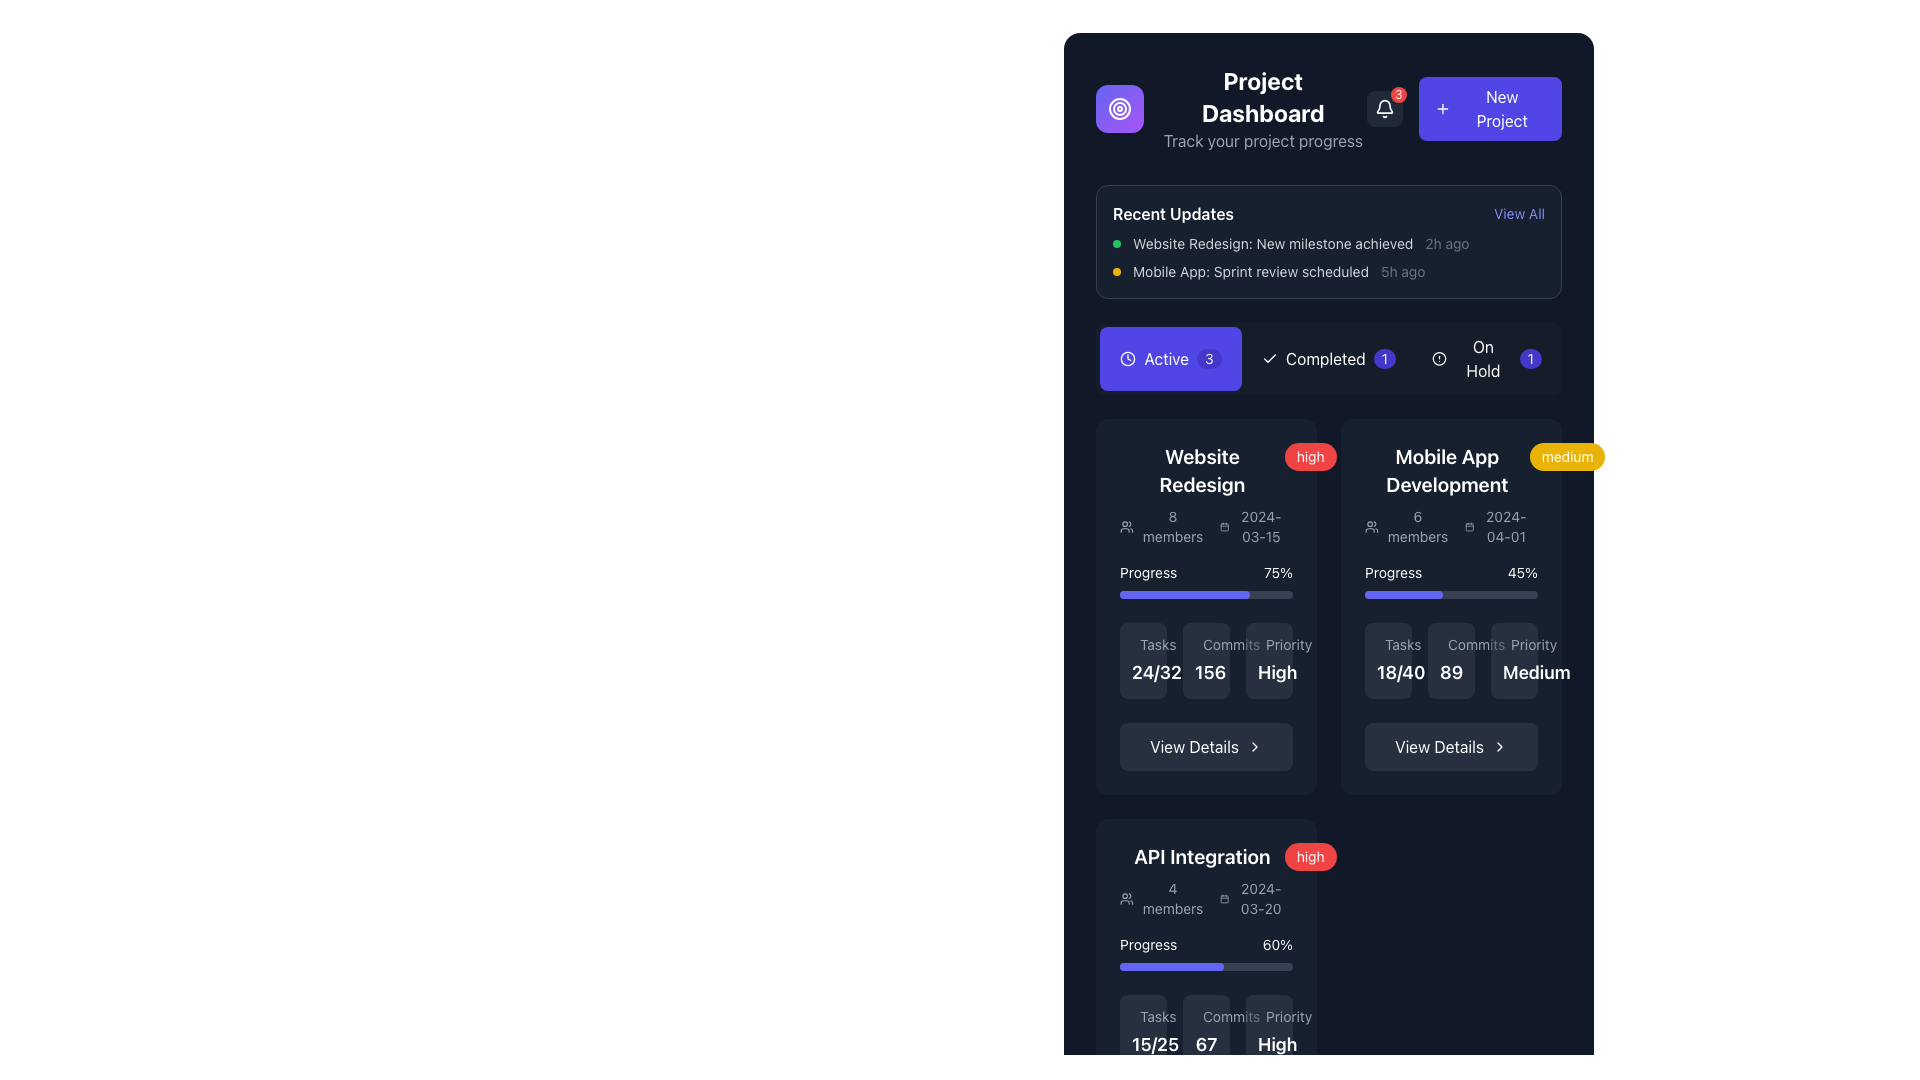 This screenshot has height=1080, width=1920. What do you see at coordinates (1329, 272) in the screenshot?
I see `the second list item in the 'Recent Updates' section that has a small yellow circular icon followed by the text 'Mobile App: Sprint review scheduled'` at bounding box center [1329, 272].